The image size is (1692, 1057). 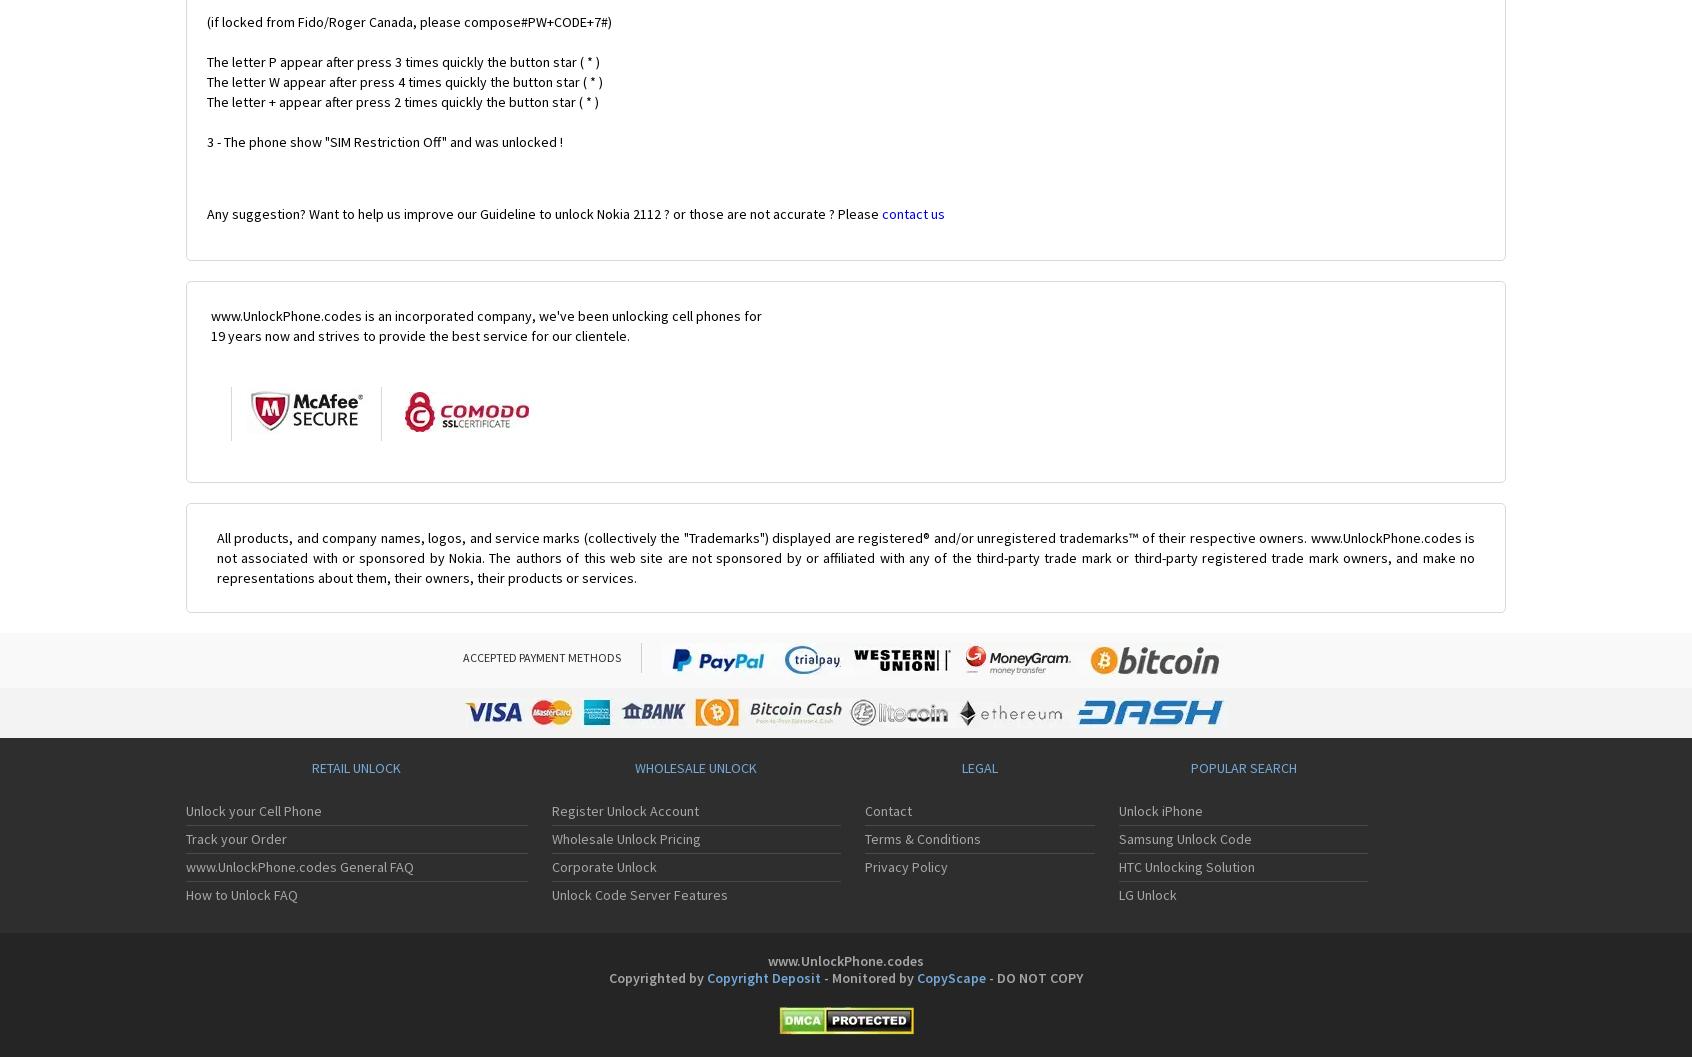 I want to click on '- DO NOT COPY', so click(x=1033, y=978).